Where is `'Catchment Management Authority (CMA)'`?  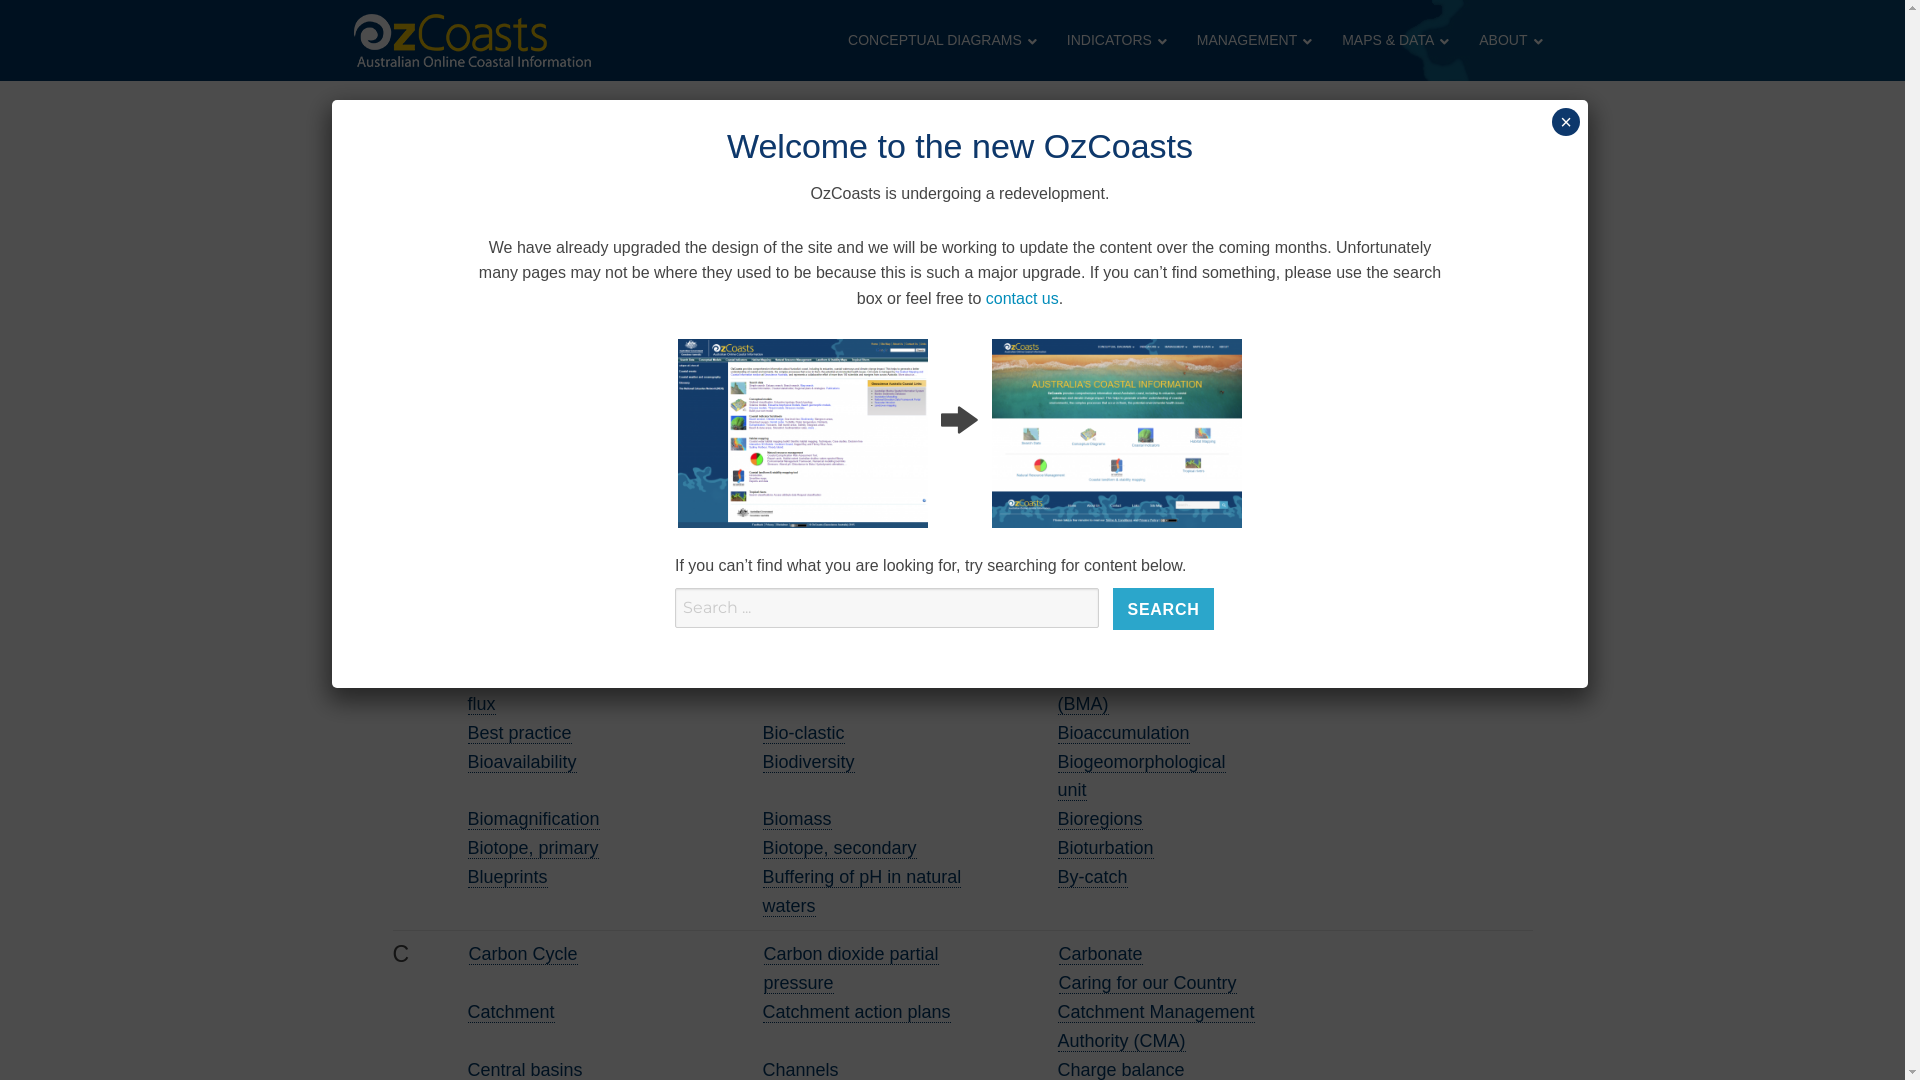 'Catchment Management Authority (CMA)' is located at coordinates (1056, 1026).